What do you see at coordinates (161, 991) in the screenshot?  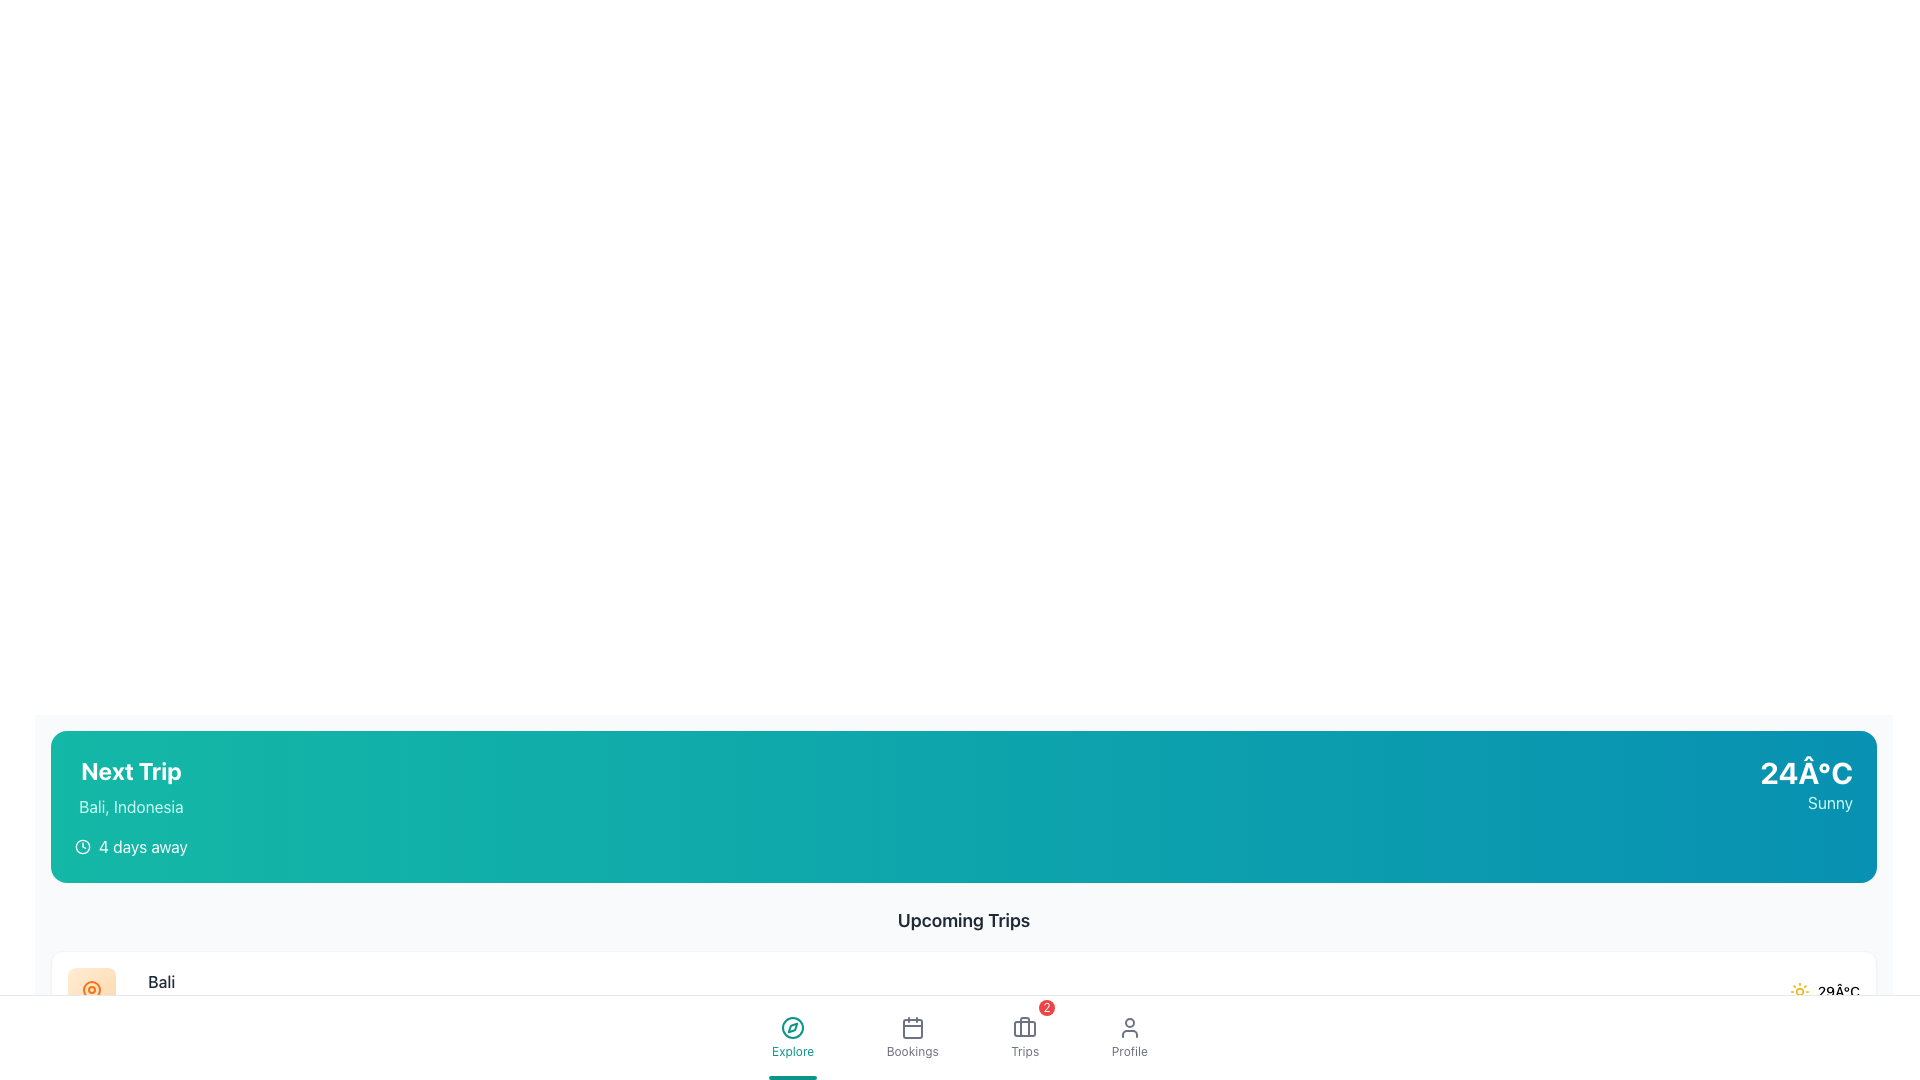 I see `the text label 'Bali' located in the lower center of the layout under the section labeled 'Upcoming Trips' for more information` at bounding box center [161, 991].